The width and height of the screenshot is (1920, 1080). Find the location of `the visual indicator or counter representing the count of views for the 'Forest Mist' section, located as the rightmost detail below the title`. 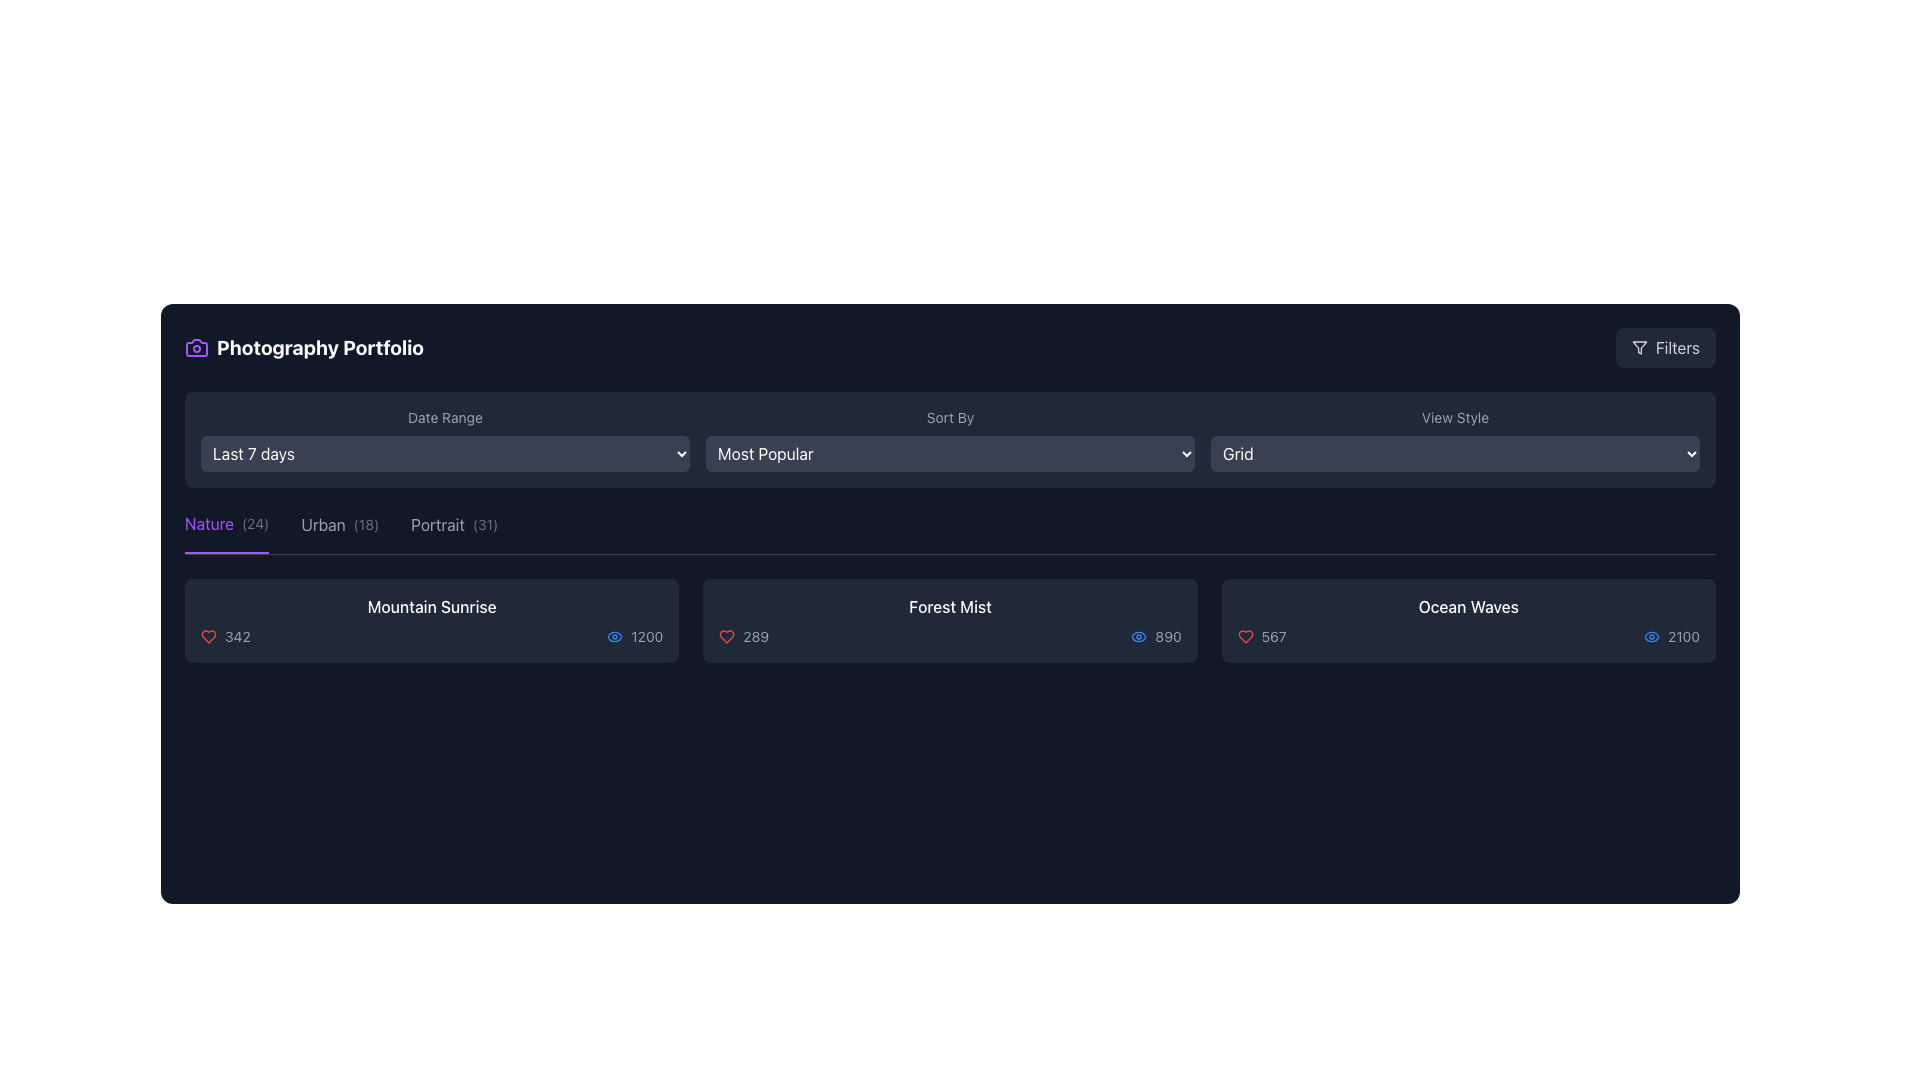

the visual indicator or counter representing the count of views for the 'Forest Mist' section, located as the rightmost detail below the title is located at coordinates (1156, 636).